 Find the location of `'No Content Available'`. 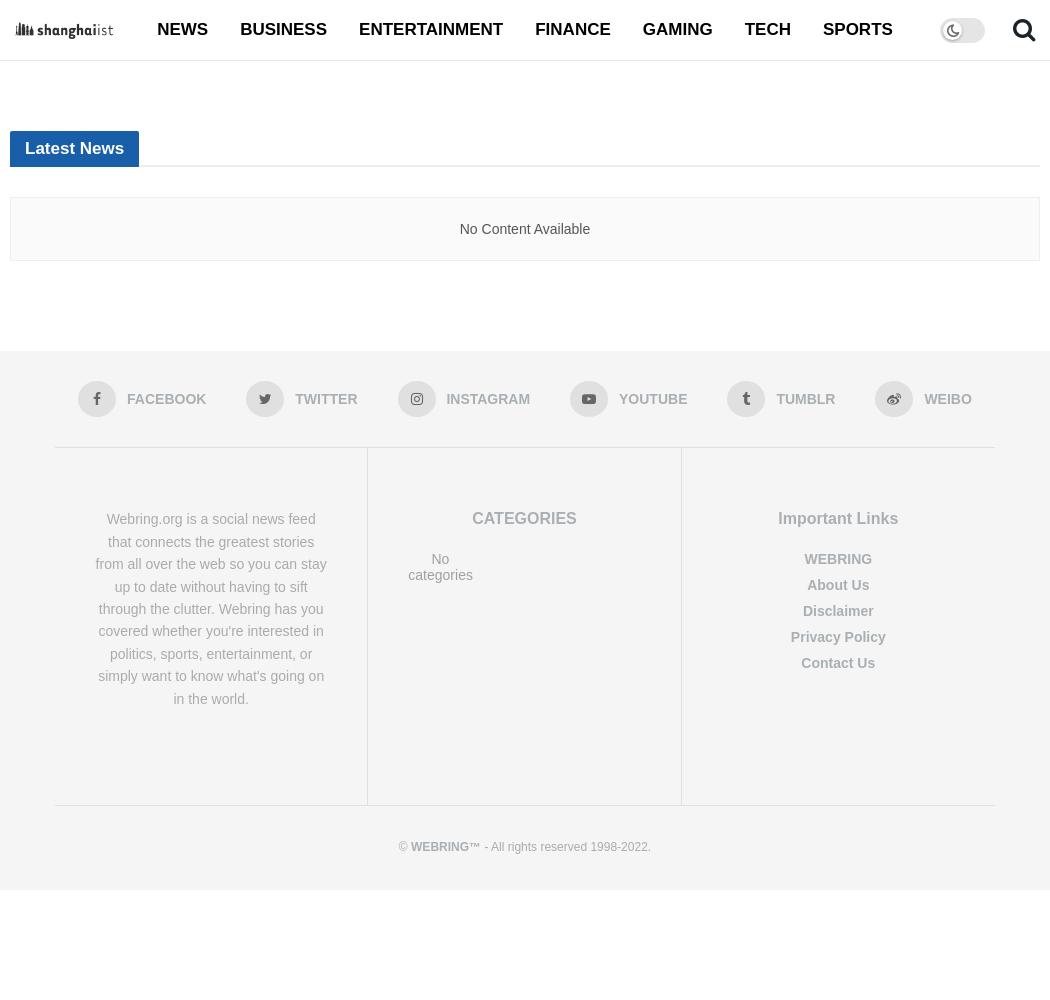

'No Content Available' is located at coordinates (523, 228).